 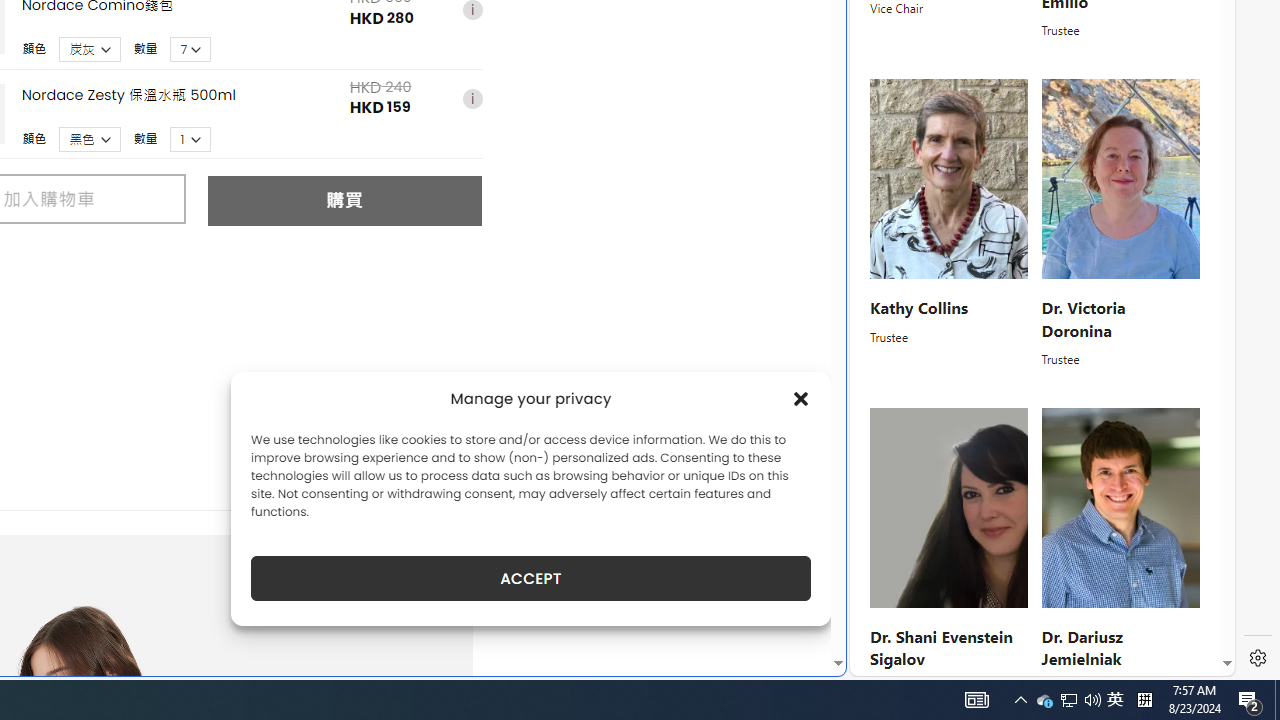 I want to click on 'Class: upsell-v2-product-upsell-variable-product-qty-select', so click(x=191, y=138).